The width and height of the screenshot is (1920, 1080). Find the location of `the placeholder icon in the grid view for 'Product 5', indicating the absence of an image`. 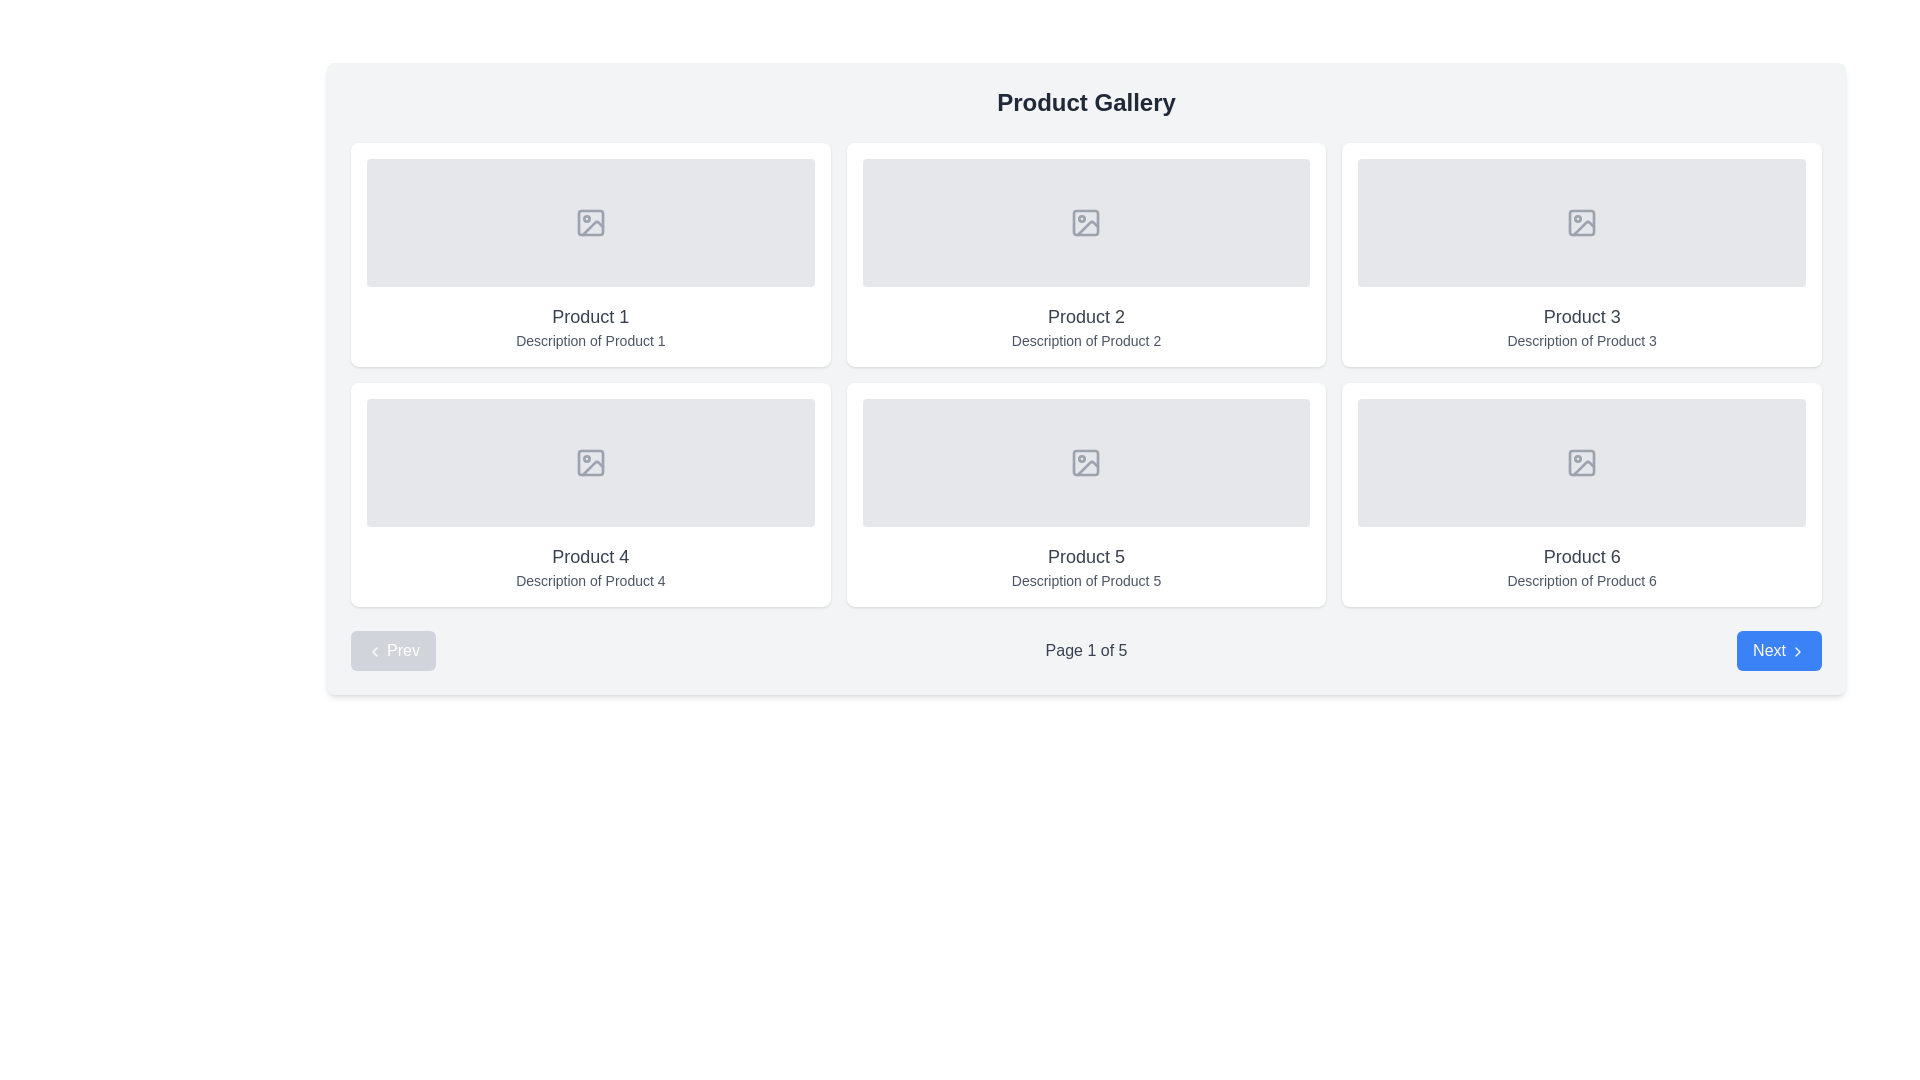

the placeholder icon in the grid view for 'Product 5', indicating the absence of an image is located at coordinates (1085, 462).